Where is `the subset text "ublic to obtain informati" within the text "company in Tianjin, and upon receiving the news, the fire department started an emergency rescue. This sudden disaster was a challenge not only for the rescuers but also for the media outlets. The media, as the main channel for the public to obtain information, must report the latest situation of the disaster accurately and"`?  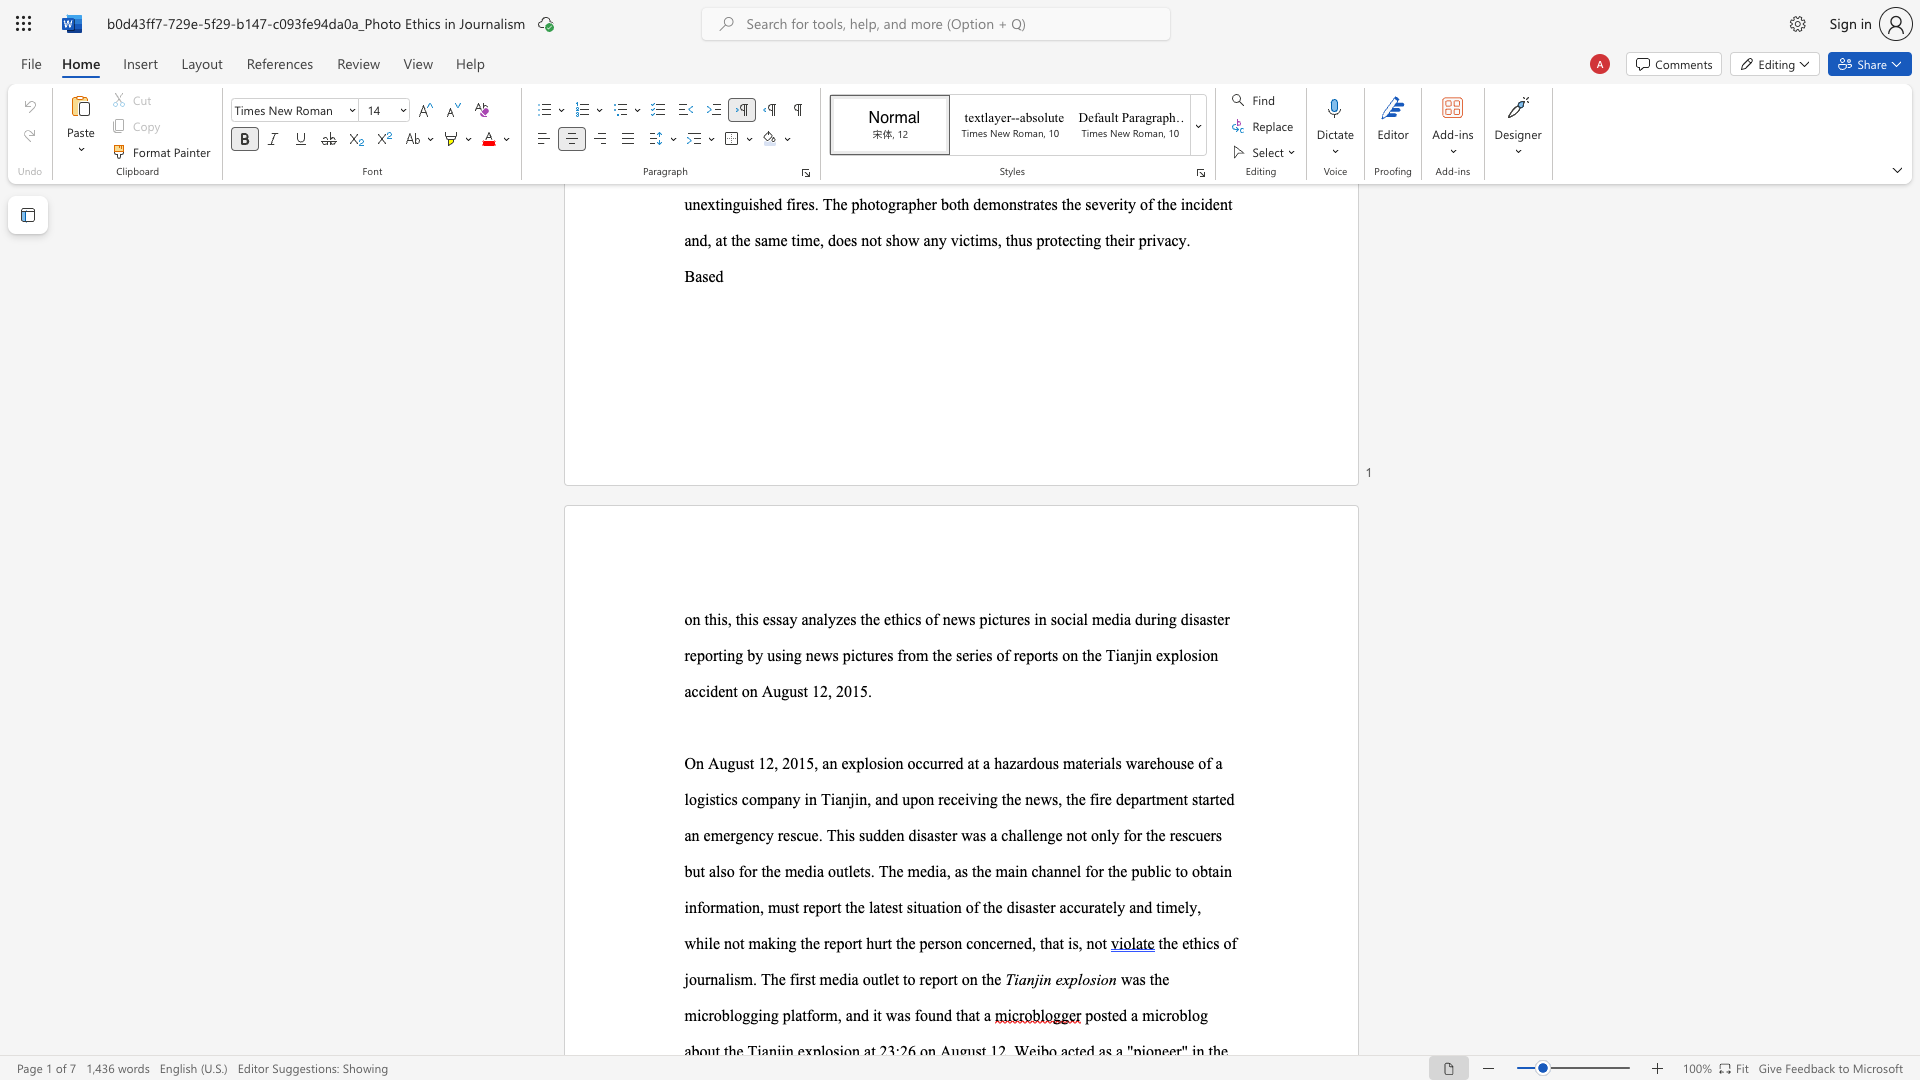 the subset text "ublic to obtain informati" within the text "company in Tianjin, and upon receiving the news, the fire department started an emergency rescue. This sudden disaster was a challenge not only for the rescuers but also for the media outlets. The media, as the main channel for the public to obtain information, must report the latest situation of the disaster accurately and" is located at coordinates (1139, 870).